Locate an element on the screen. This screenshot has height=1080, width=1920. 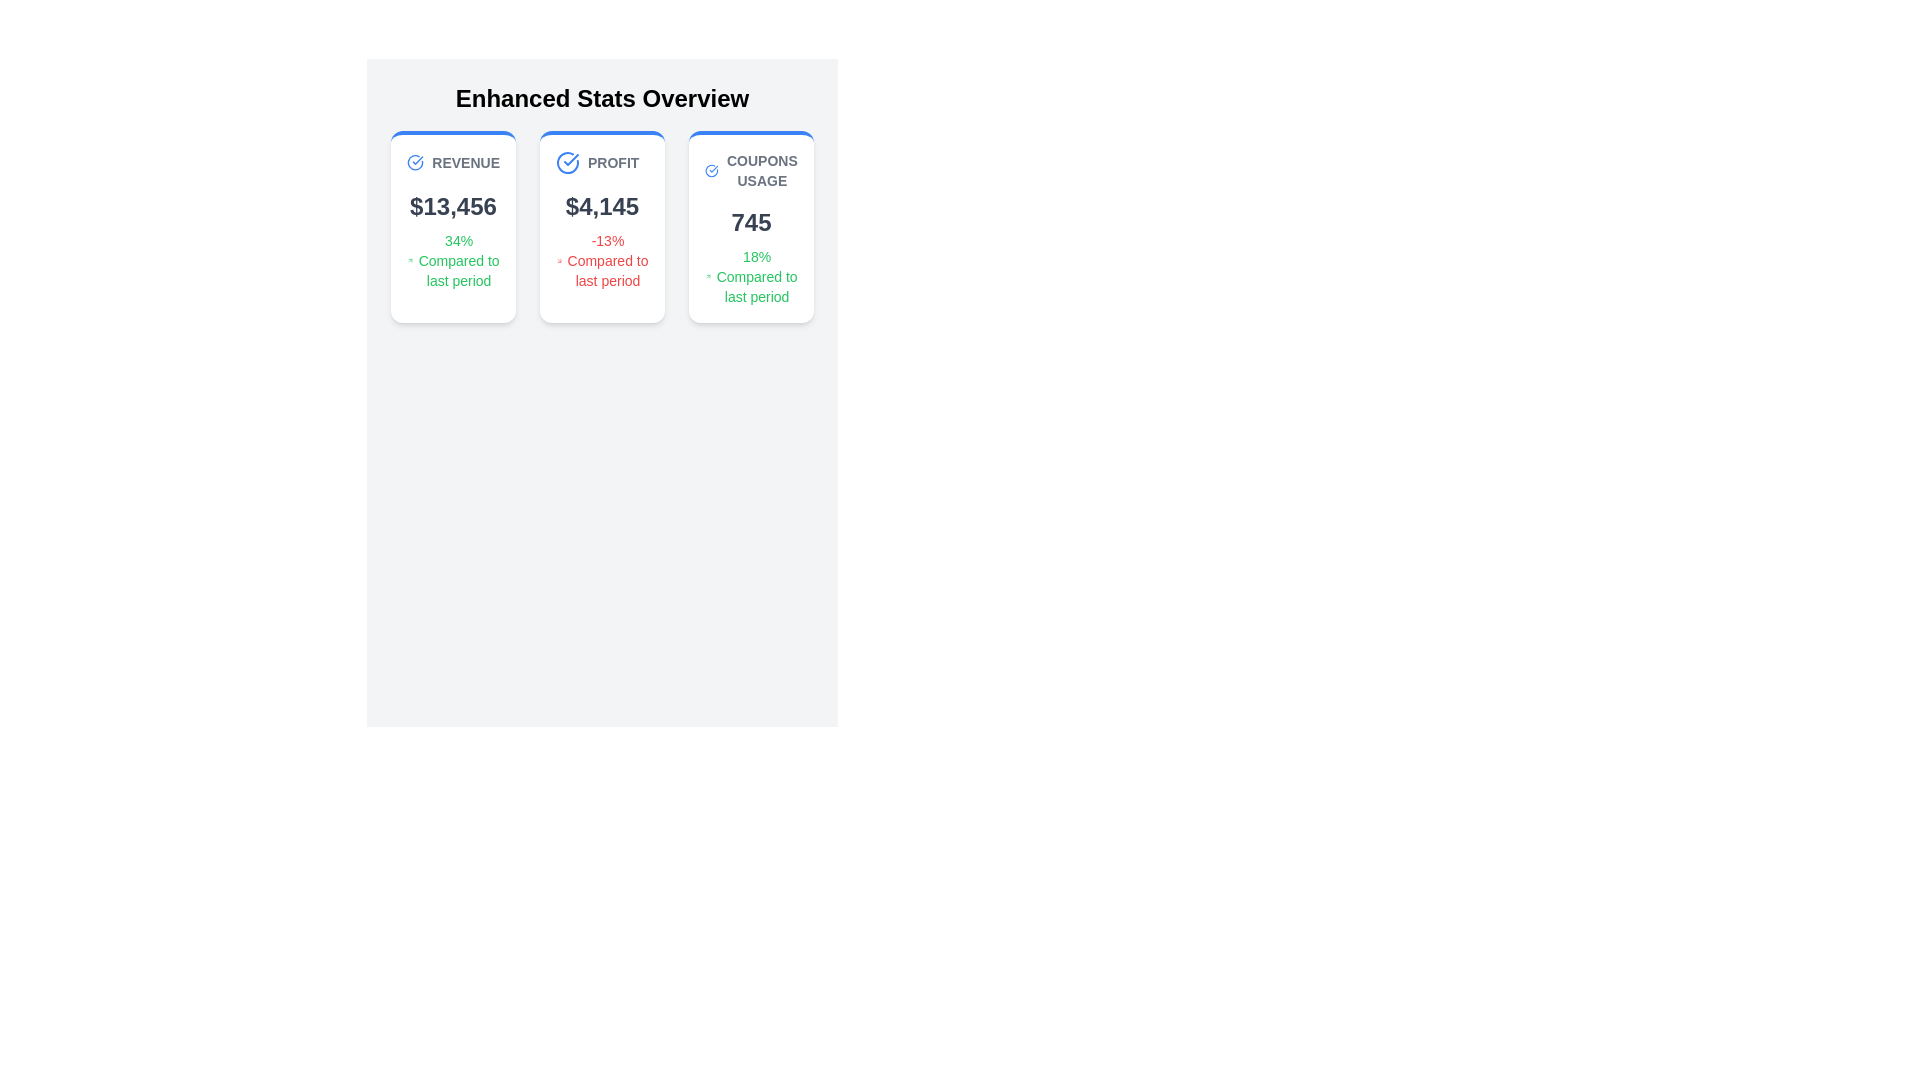
the prominently displayed number '745' in dark gray located in the third card under 'COUPONS USAGE' is located at coordinates (750, 223).